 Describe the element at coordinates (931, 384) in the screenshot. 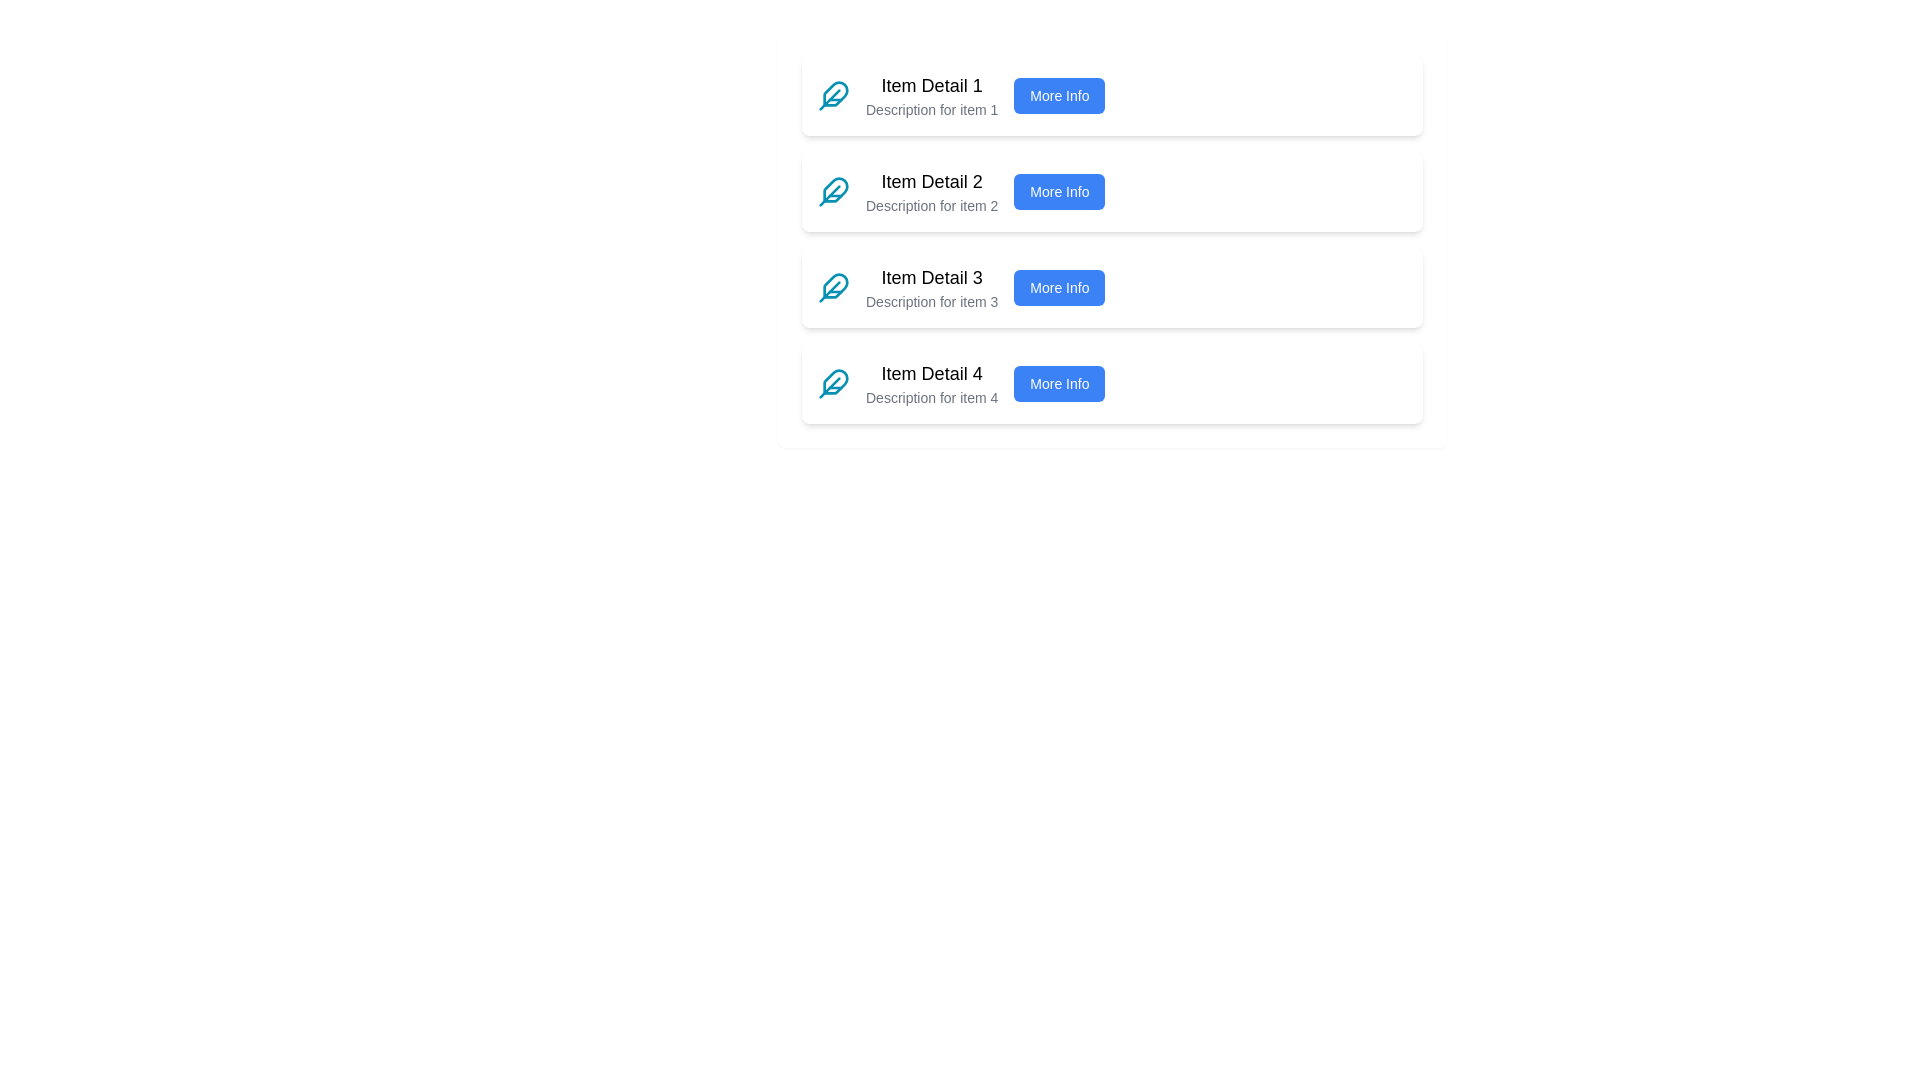

I see `the text block titled 'Item Detail 4' which contains the description 'Description for item 4'` at that location.